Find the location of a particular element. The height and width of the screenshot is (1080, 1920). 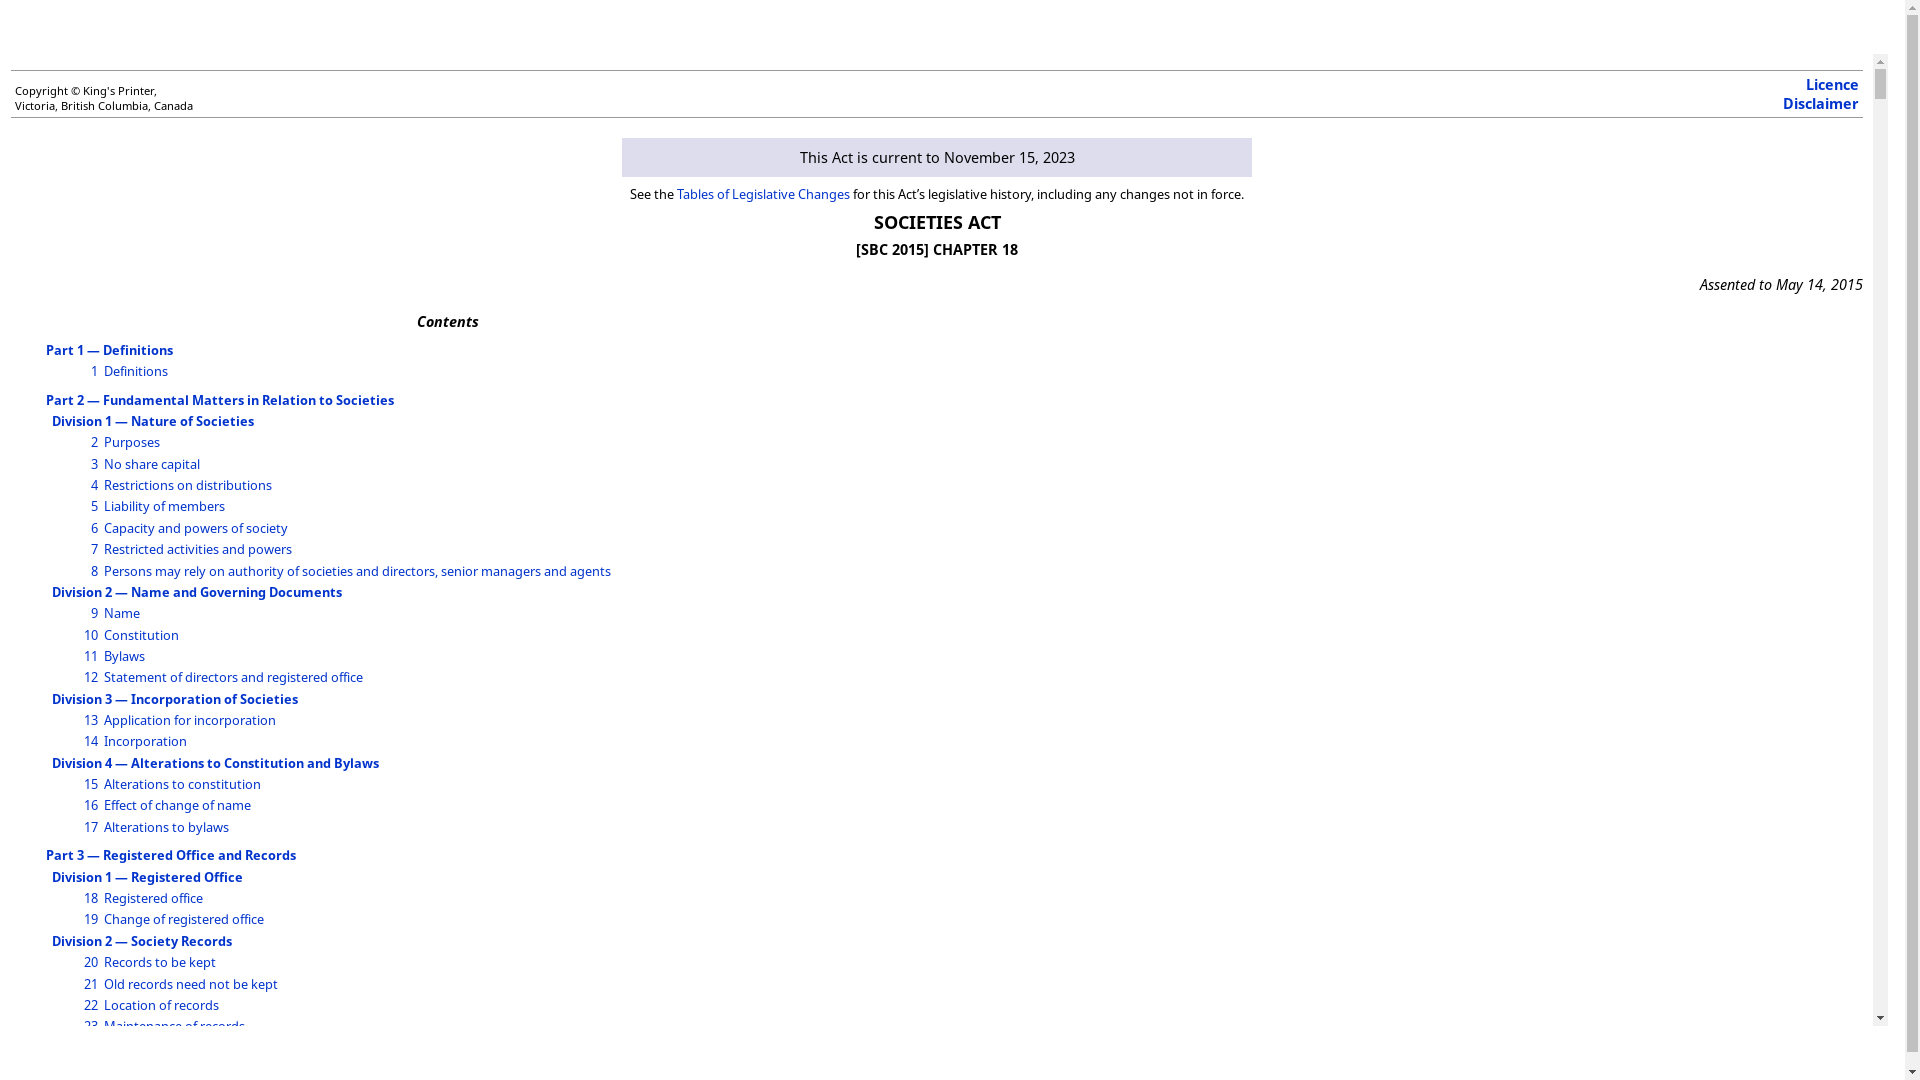

'Constitution' is located at coordinates (140, 635).